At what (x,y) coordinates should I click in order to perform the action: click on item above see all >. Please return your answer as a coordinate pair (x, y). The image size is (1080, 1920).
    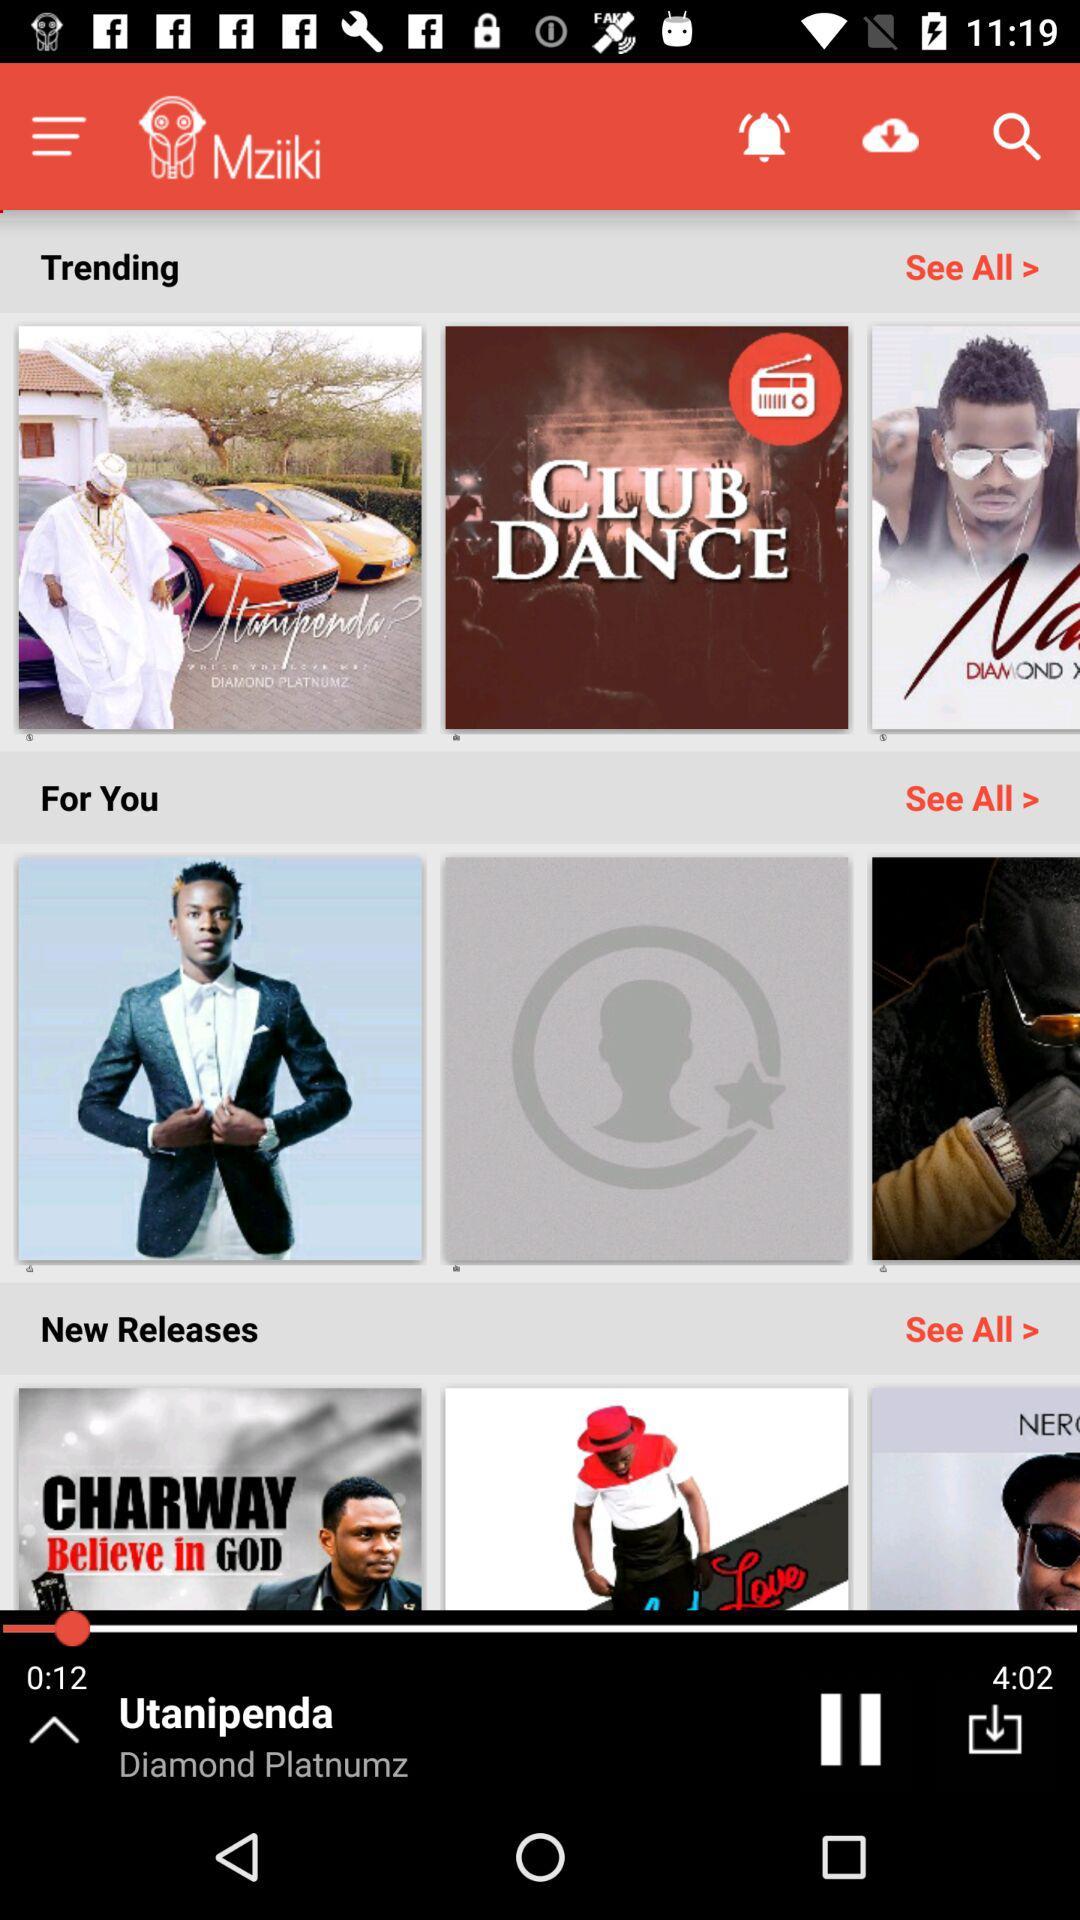
    Looking at the image, I should click on (890, 135).